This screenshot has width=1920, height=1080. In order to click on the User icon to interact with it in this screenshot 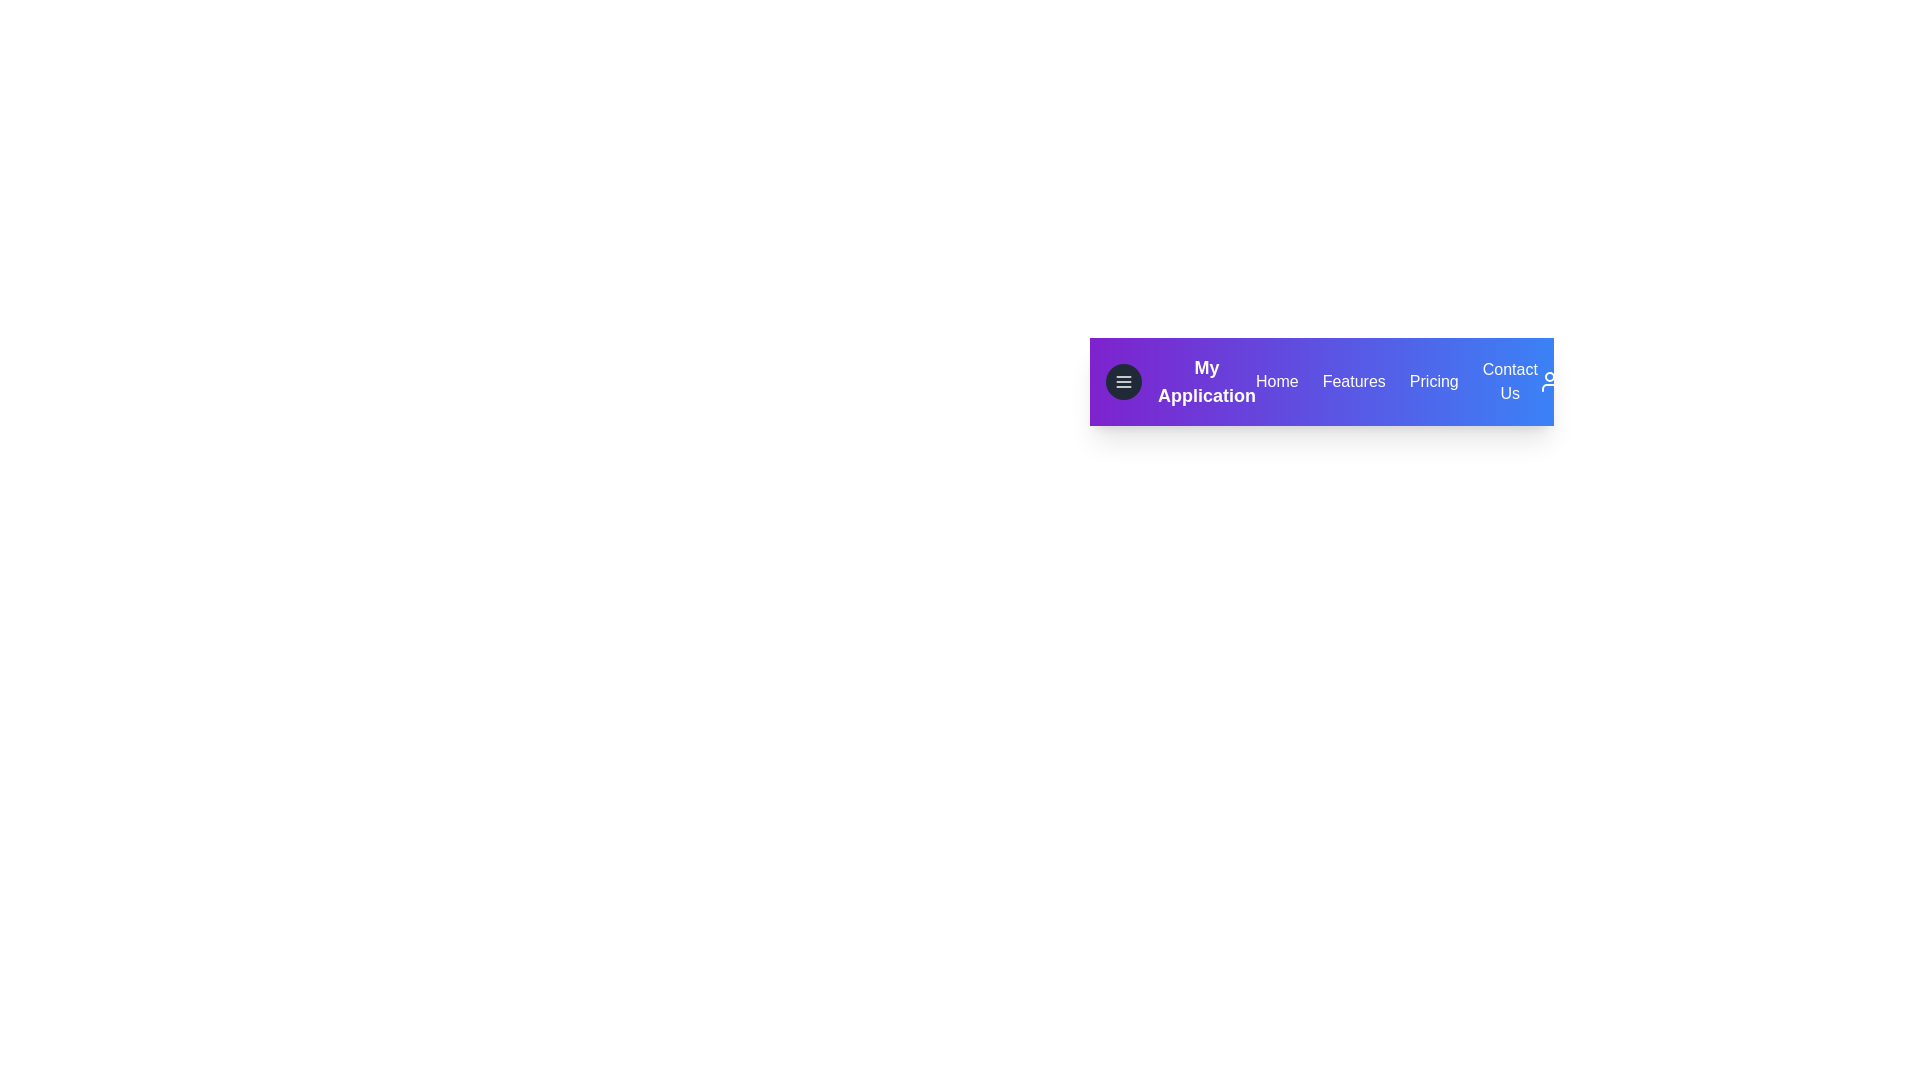, I will do `click(1548, 381)`.